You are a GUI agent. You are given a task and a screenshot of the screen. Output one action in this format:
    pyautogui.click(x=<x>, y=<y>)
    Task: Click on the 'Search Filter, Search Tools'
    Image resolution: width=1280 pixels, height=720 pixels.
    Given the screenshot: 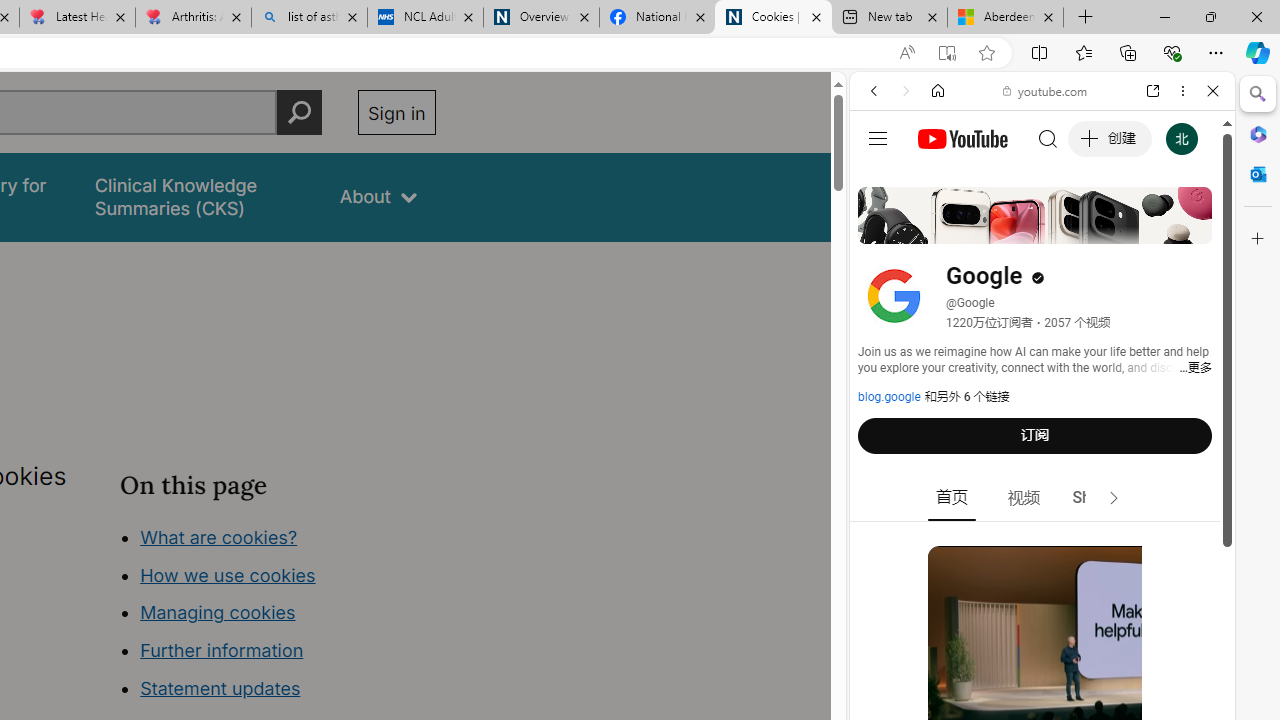 What is the action you would take?
    pyautogui.click(x=1092, y=227)
    